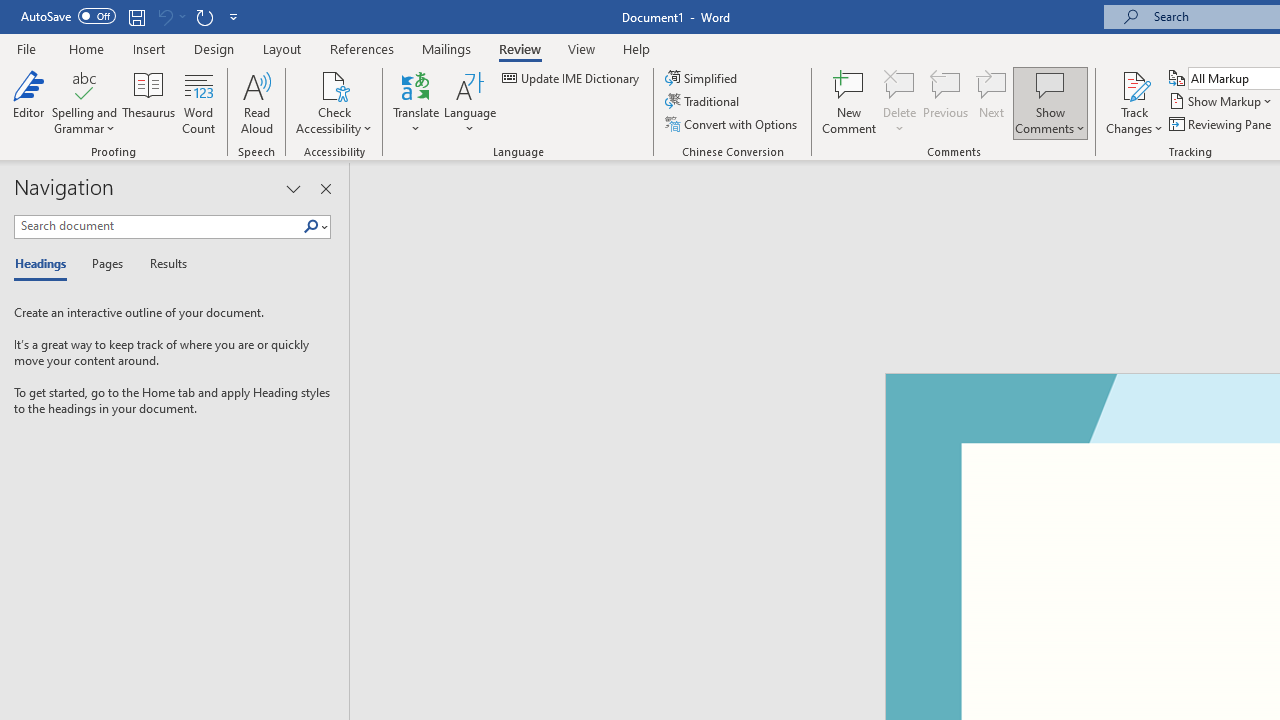 This screenshot has width=1280, height=720. Describe the element at coordinates (849, 103) in the screenshot. I see `'New Comment'` at that location.